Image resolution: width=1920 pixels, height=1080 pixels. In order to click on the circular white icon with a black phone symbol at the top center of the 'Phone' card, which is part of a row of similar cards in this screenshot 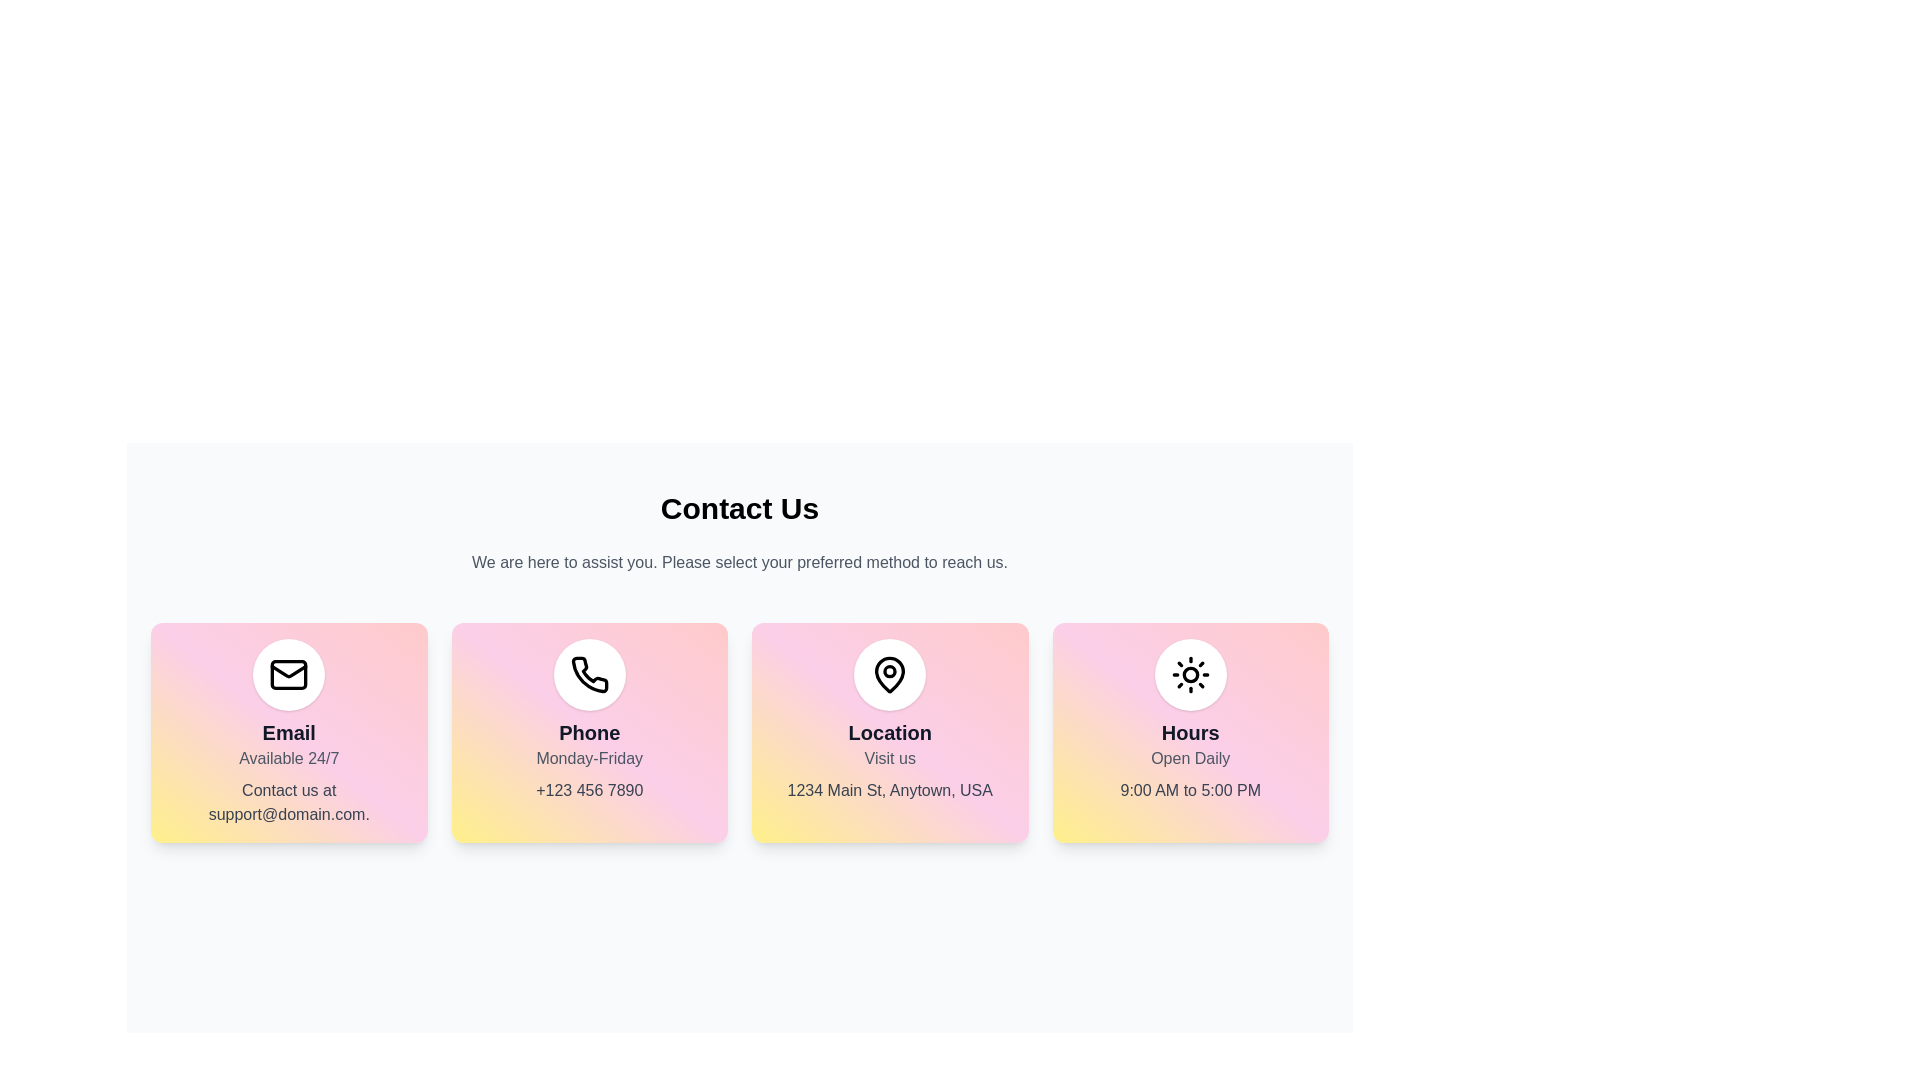, I will do `click(588, 675)`.